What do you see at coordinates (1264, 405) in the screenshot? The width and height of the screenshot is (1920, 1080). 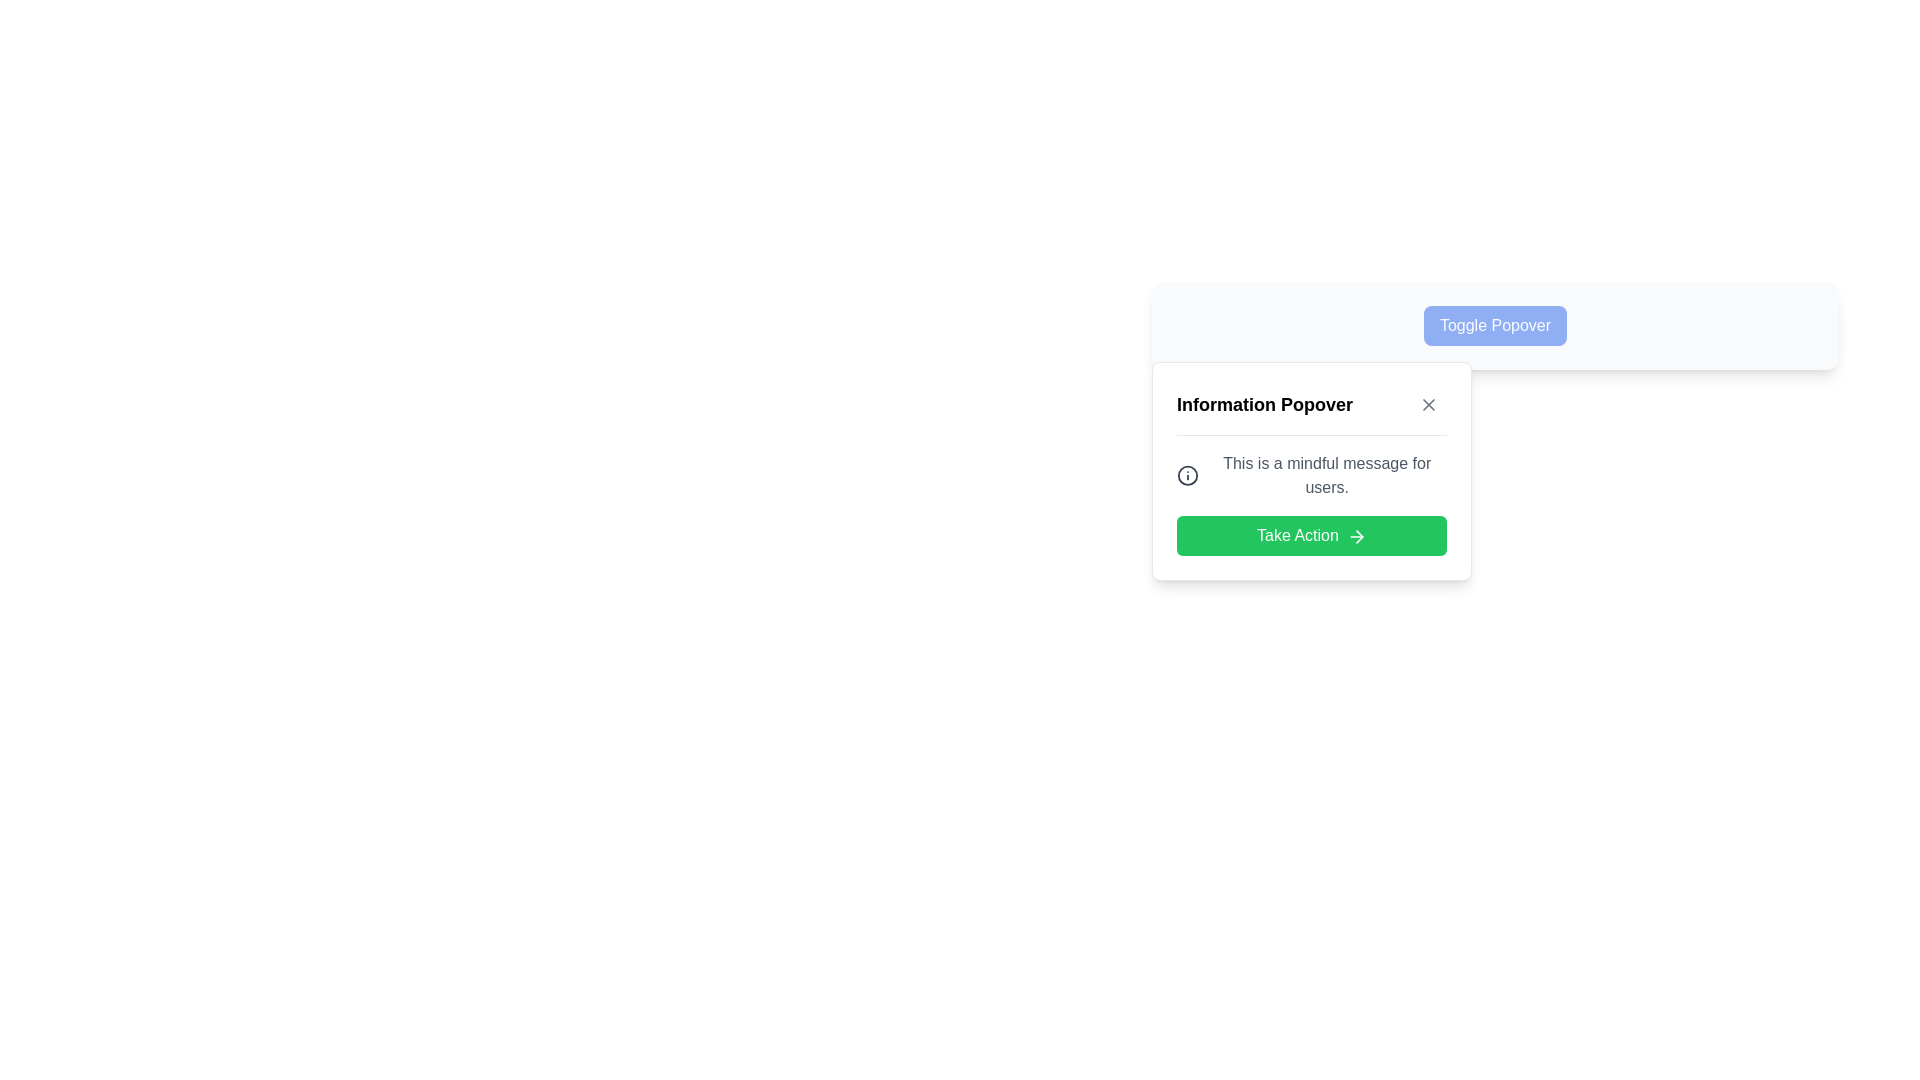 I see `title text of the modal dialog, which is located on the left side of the close button in the top horizontal section of the modal` at bounding box center [1264, 405].